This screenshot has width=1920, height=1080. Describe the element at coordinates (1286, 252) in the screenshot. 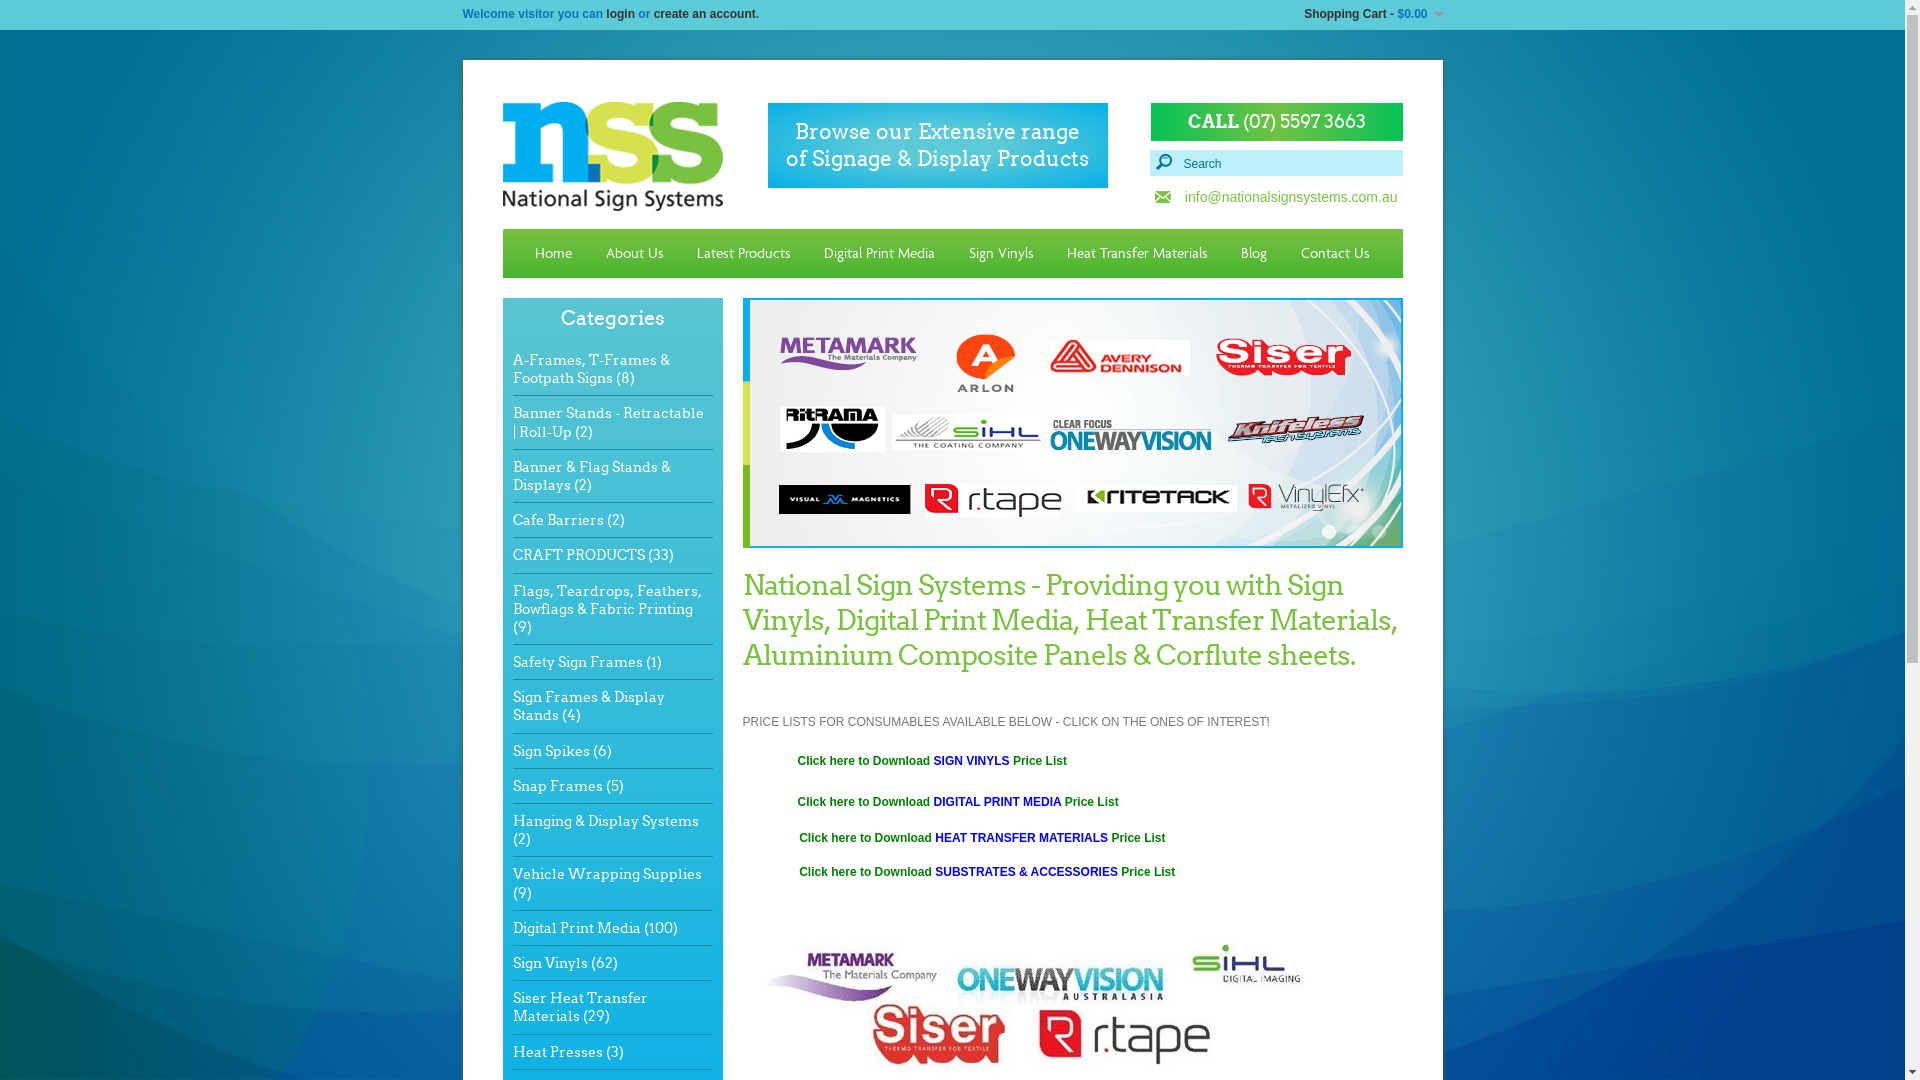

I see `'Contact Us'` at that location.